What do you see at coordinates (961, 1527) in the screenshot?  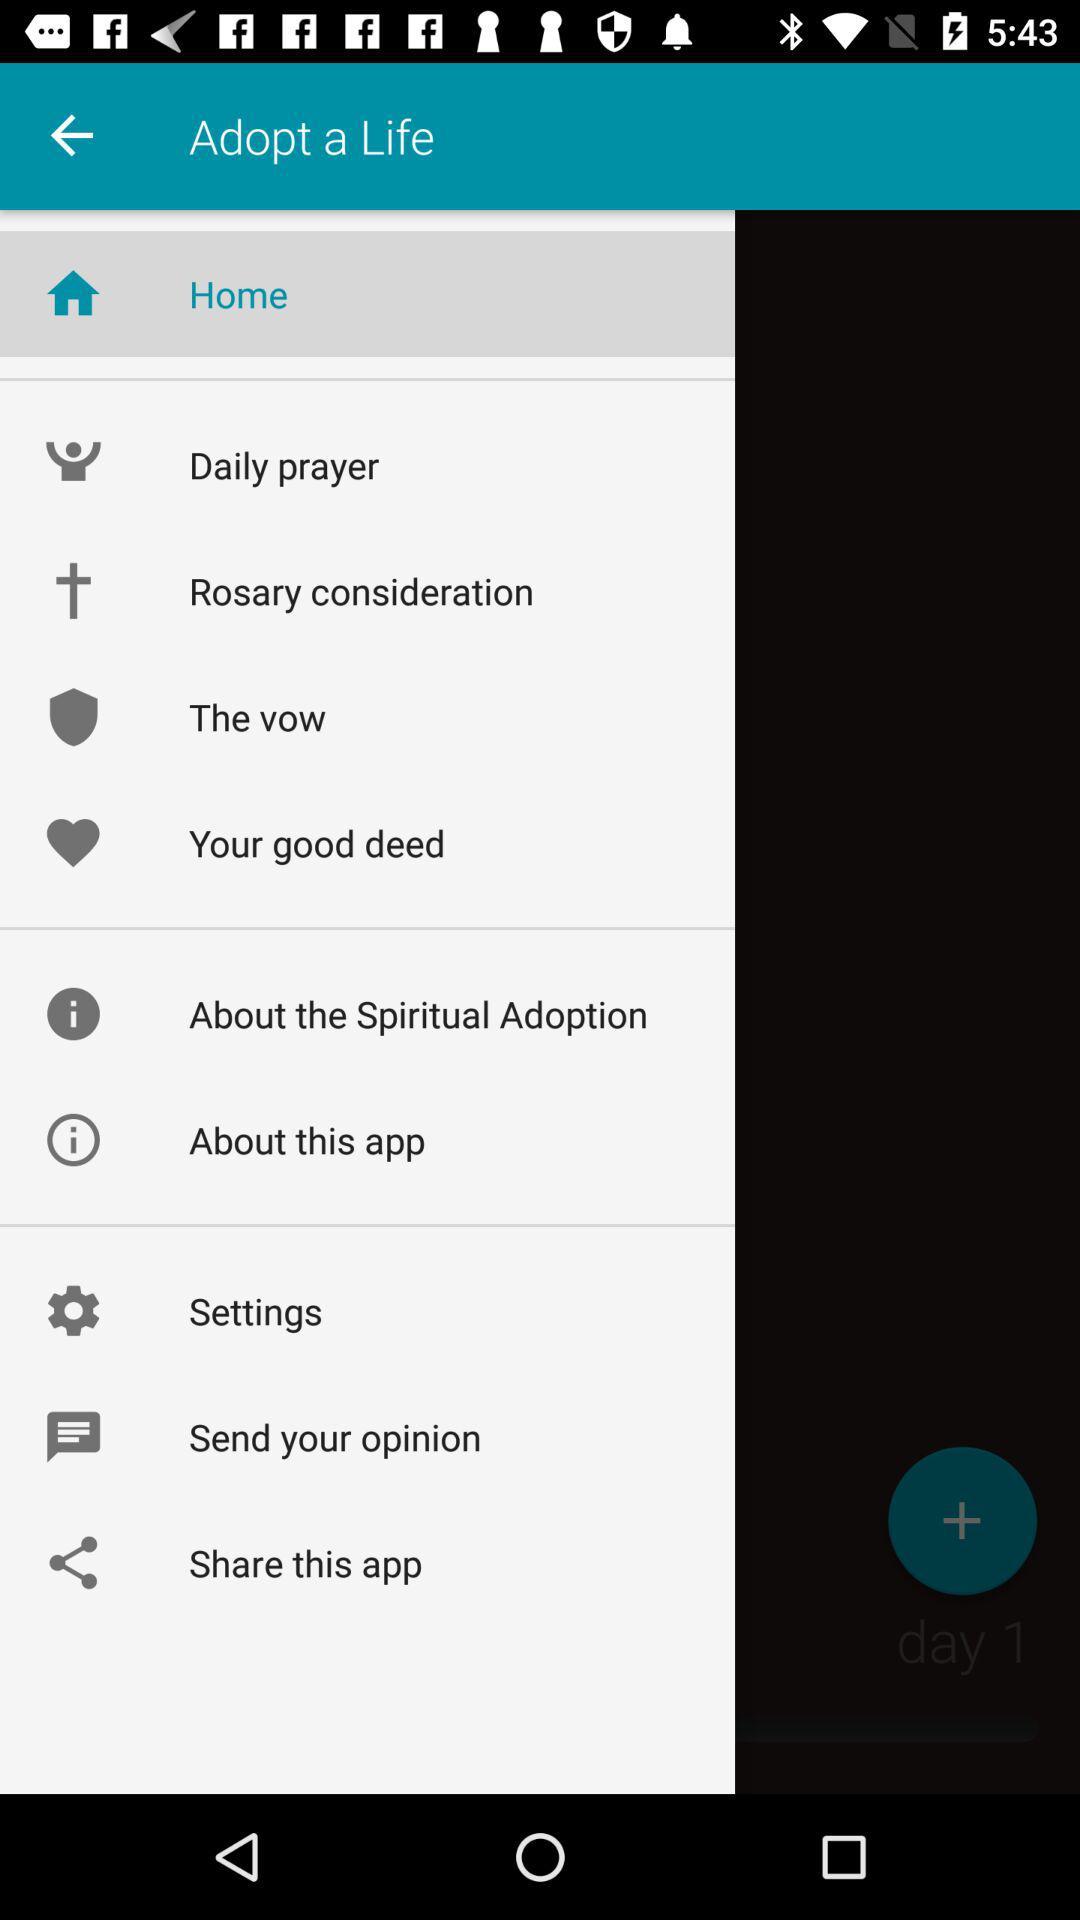 I see `the add icon` at bounding box center [961, 1527].